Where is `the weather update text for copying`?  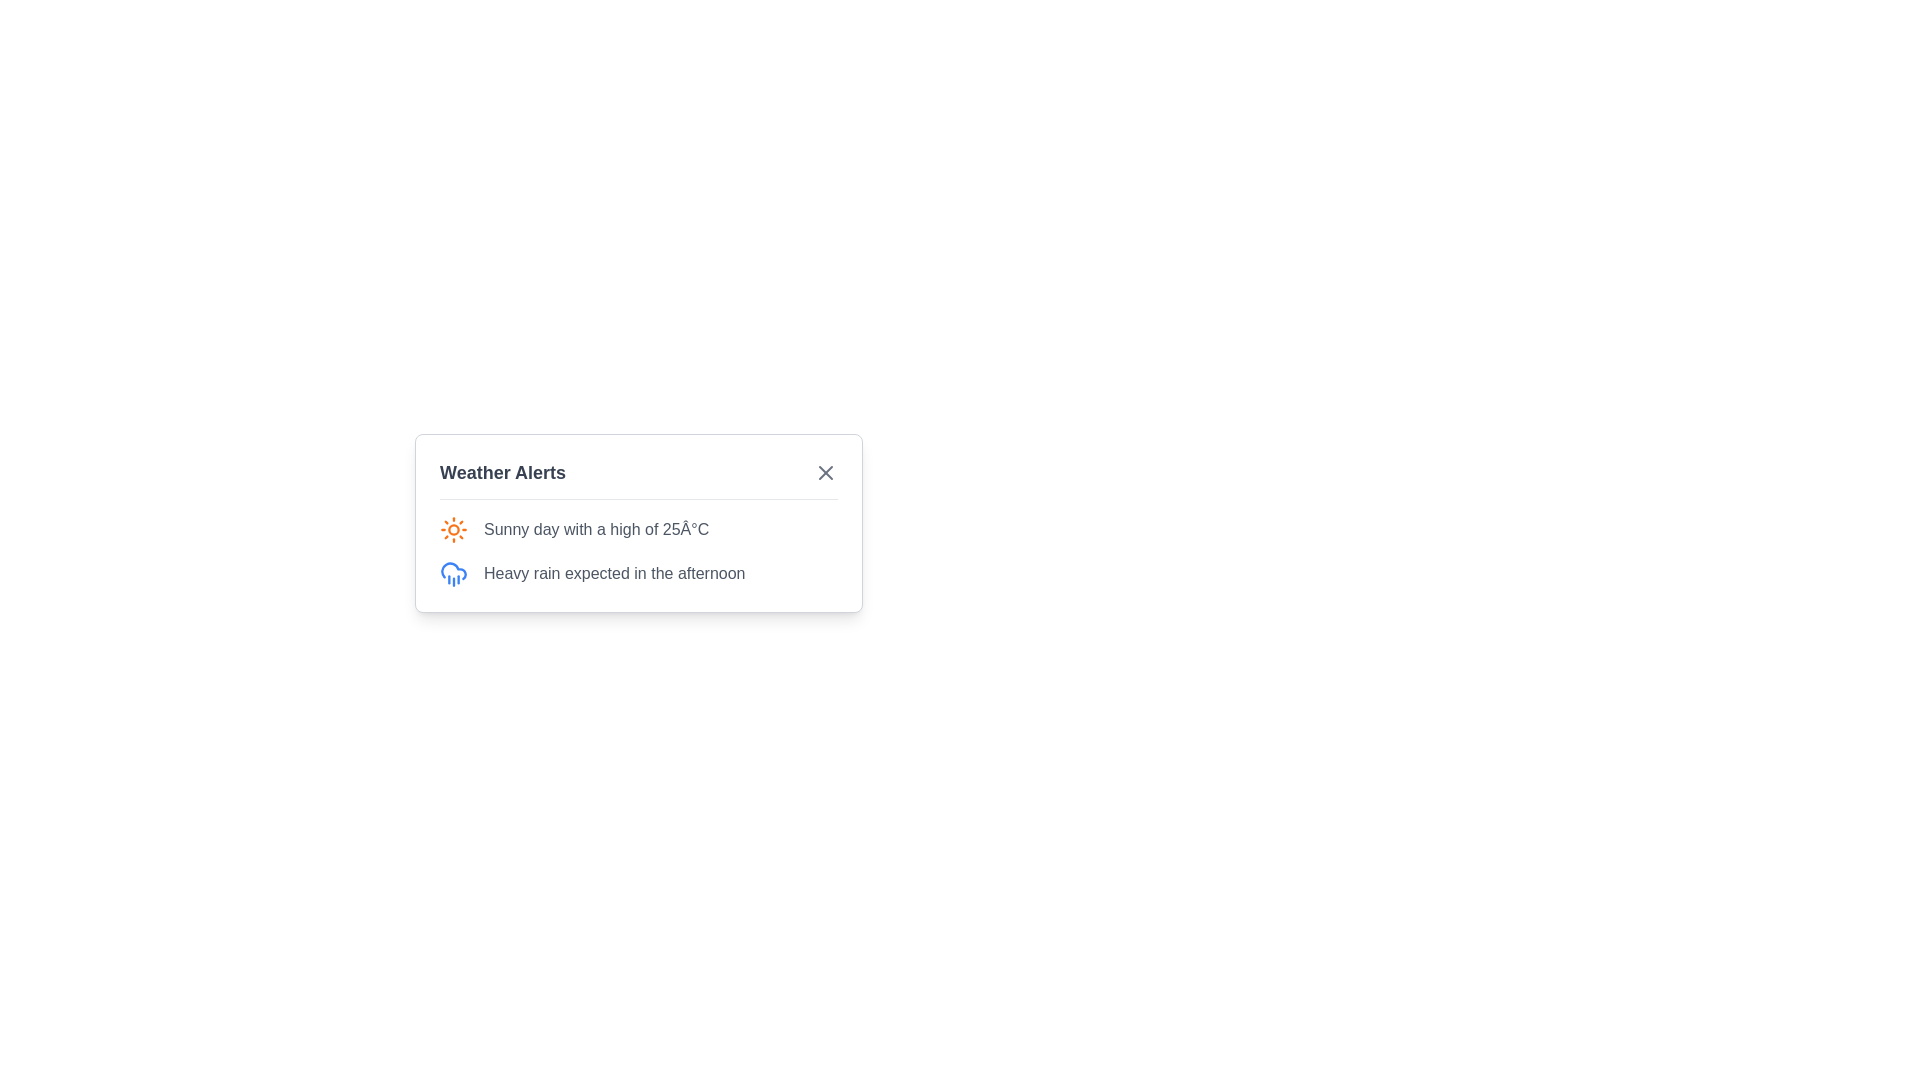 the weather update text for copying is located at coordinates (439, 515).